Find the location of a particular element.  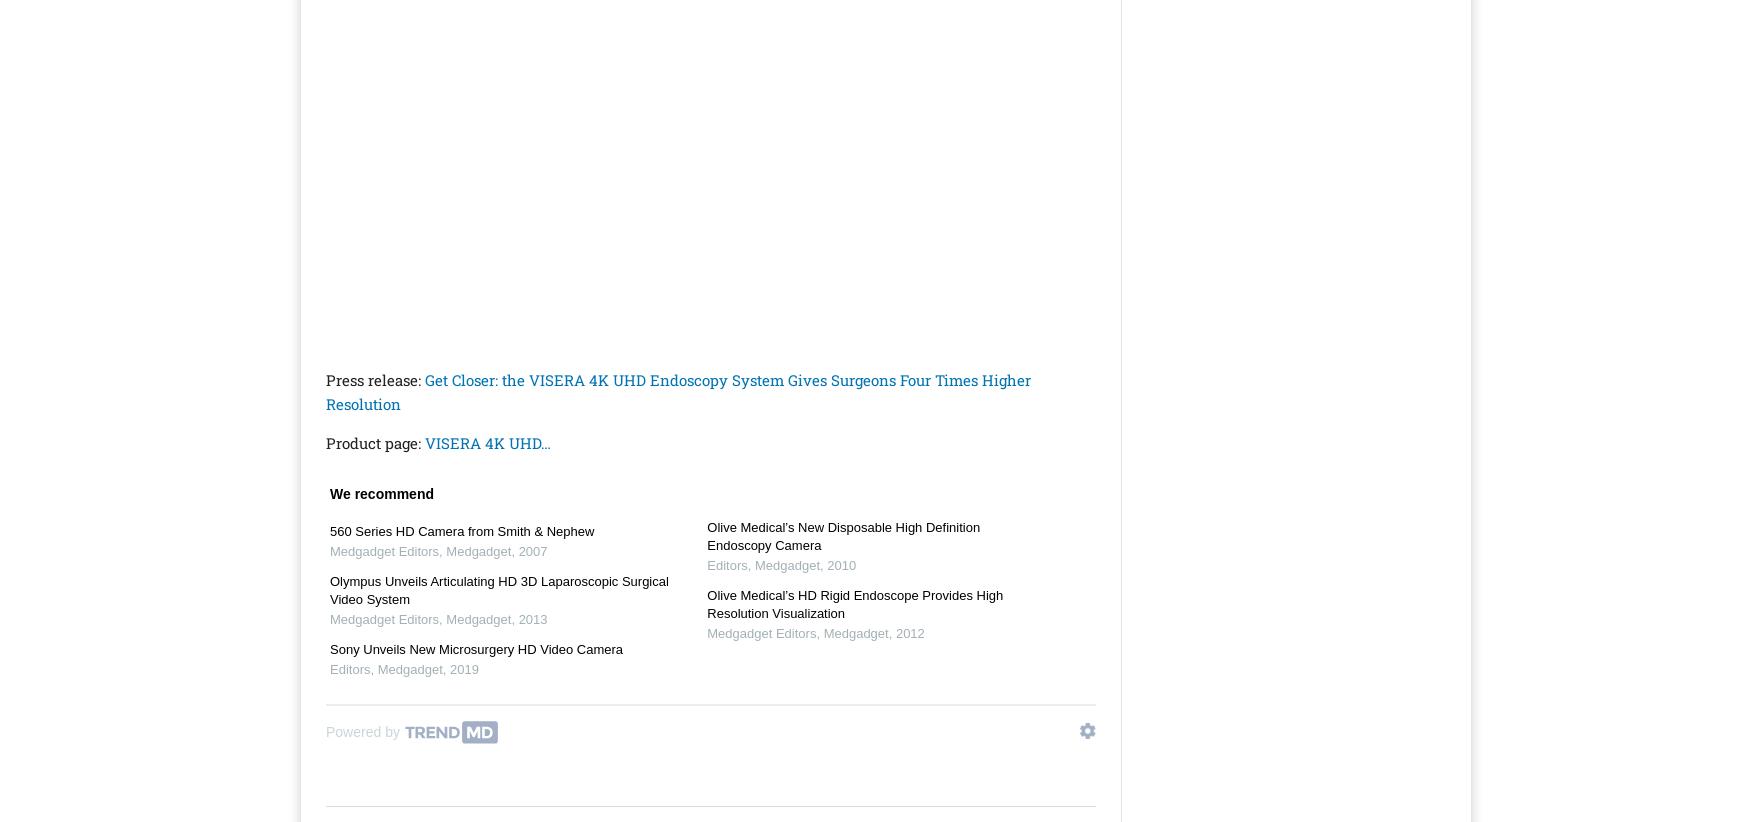

'VISERA 4K UHD…' is located at coordinates (487, 441).